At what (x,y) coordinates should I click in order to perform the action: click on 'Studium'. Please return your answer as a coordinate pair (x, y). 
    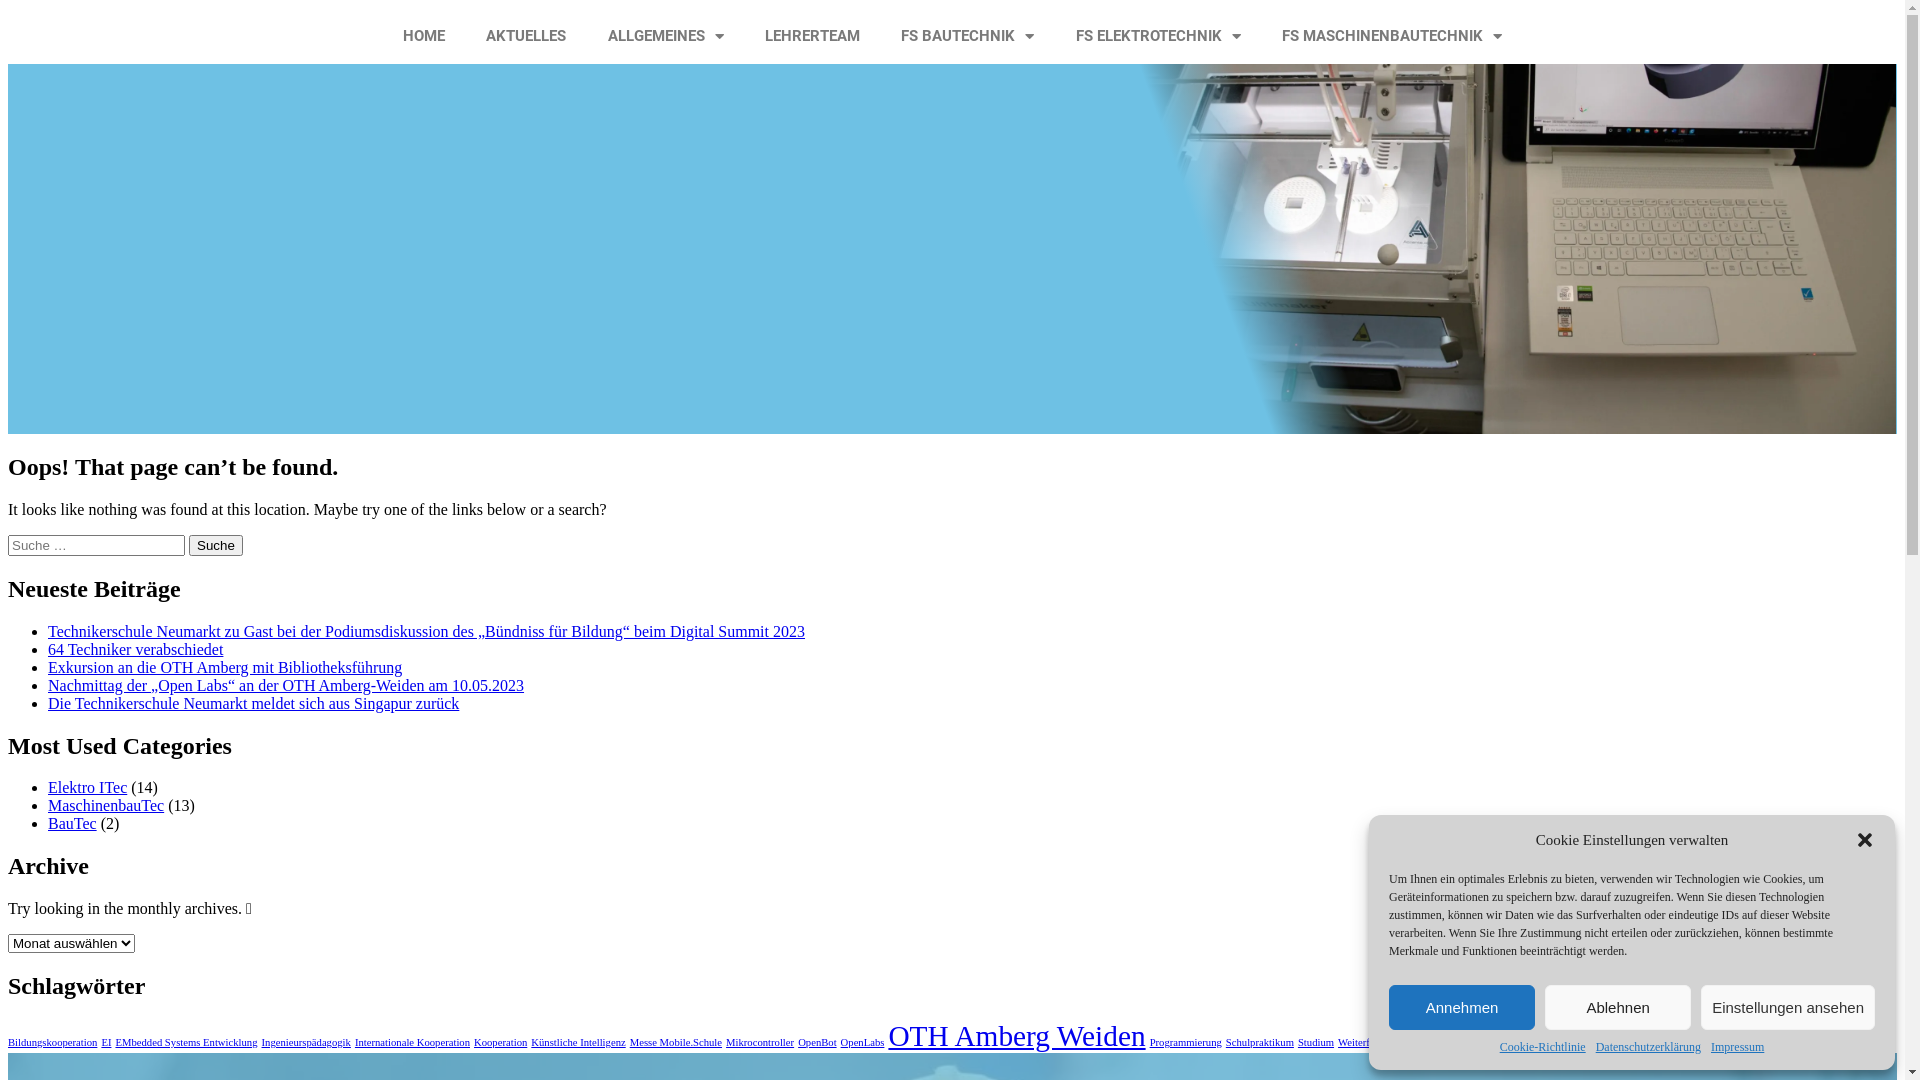
    Looking at the image, I should click on (1315, 1041).